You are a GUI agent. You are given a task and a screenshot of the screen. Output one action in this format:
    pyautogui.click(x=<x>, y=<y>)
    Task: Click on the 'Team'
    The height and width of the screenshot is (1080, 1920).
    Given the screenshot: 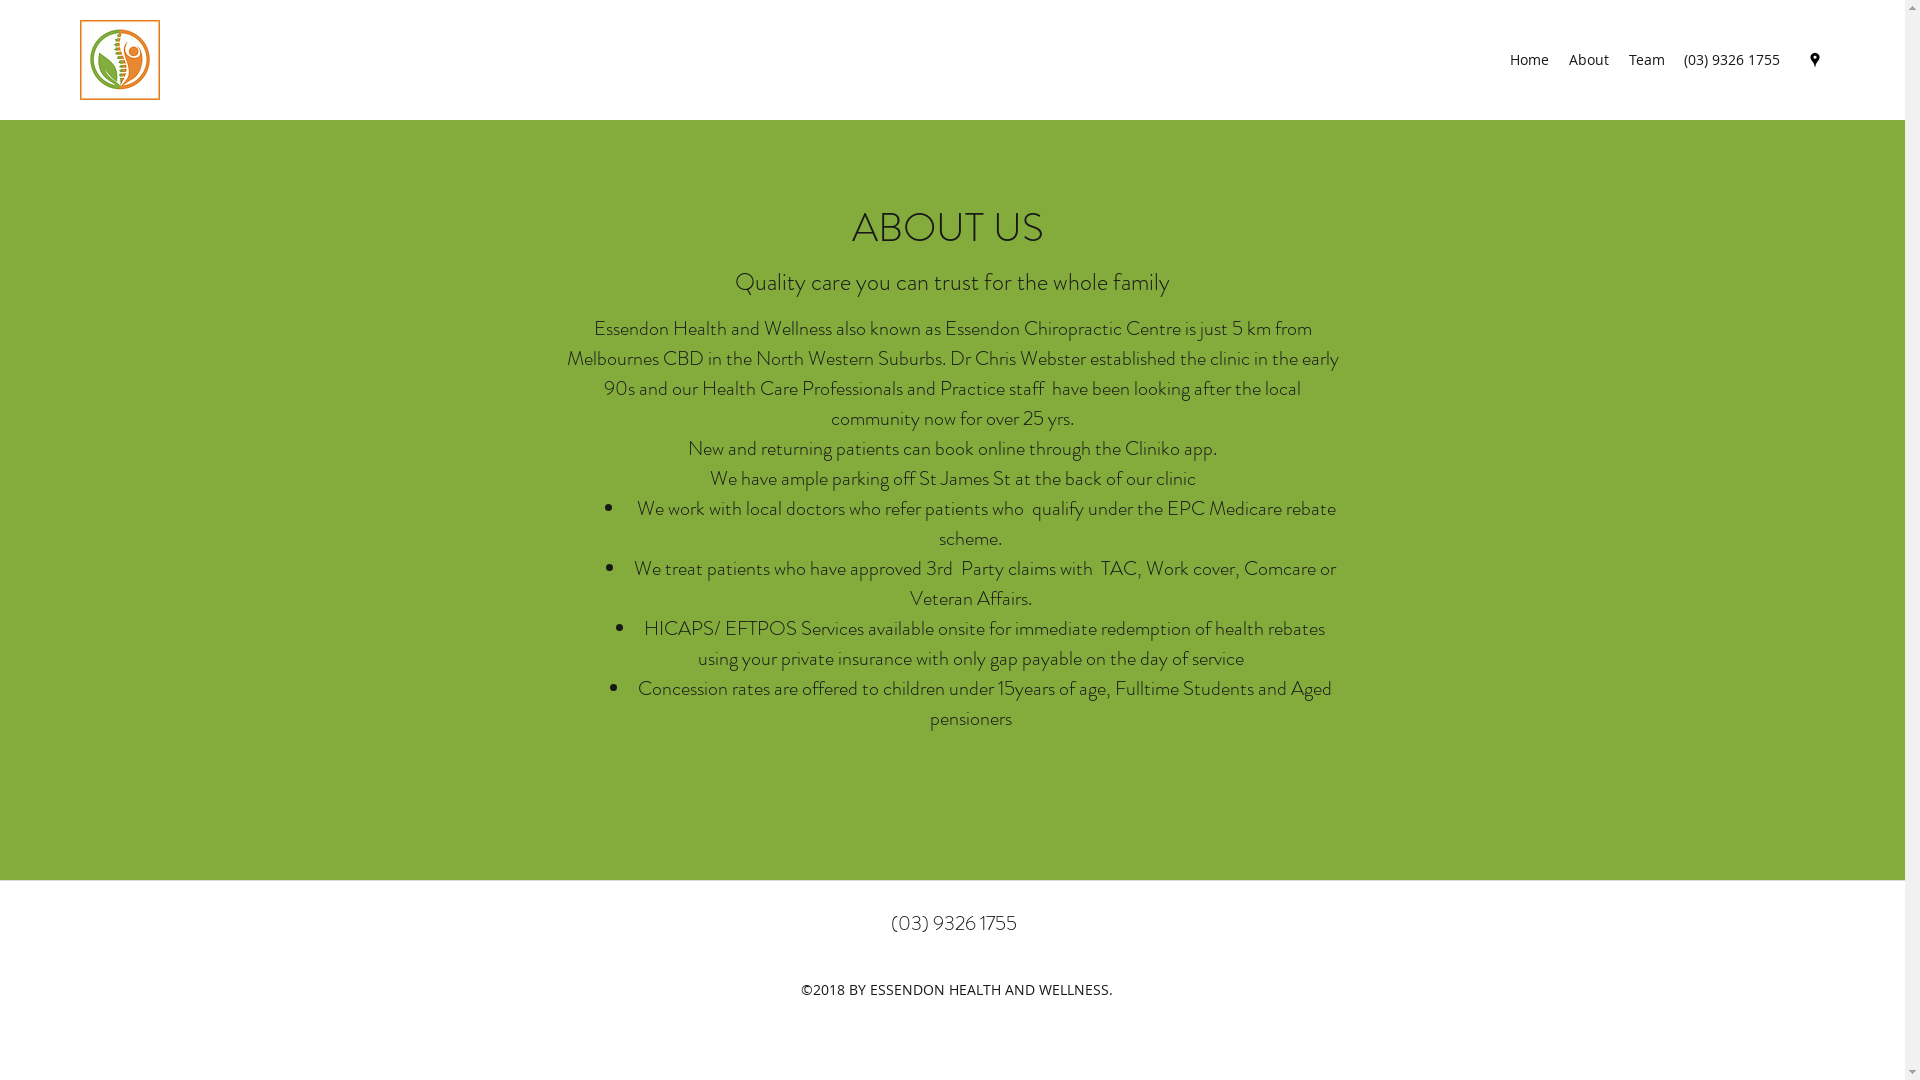 What is the action you would take?
    pyautogui.click(x=1646, y=59)
    